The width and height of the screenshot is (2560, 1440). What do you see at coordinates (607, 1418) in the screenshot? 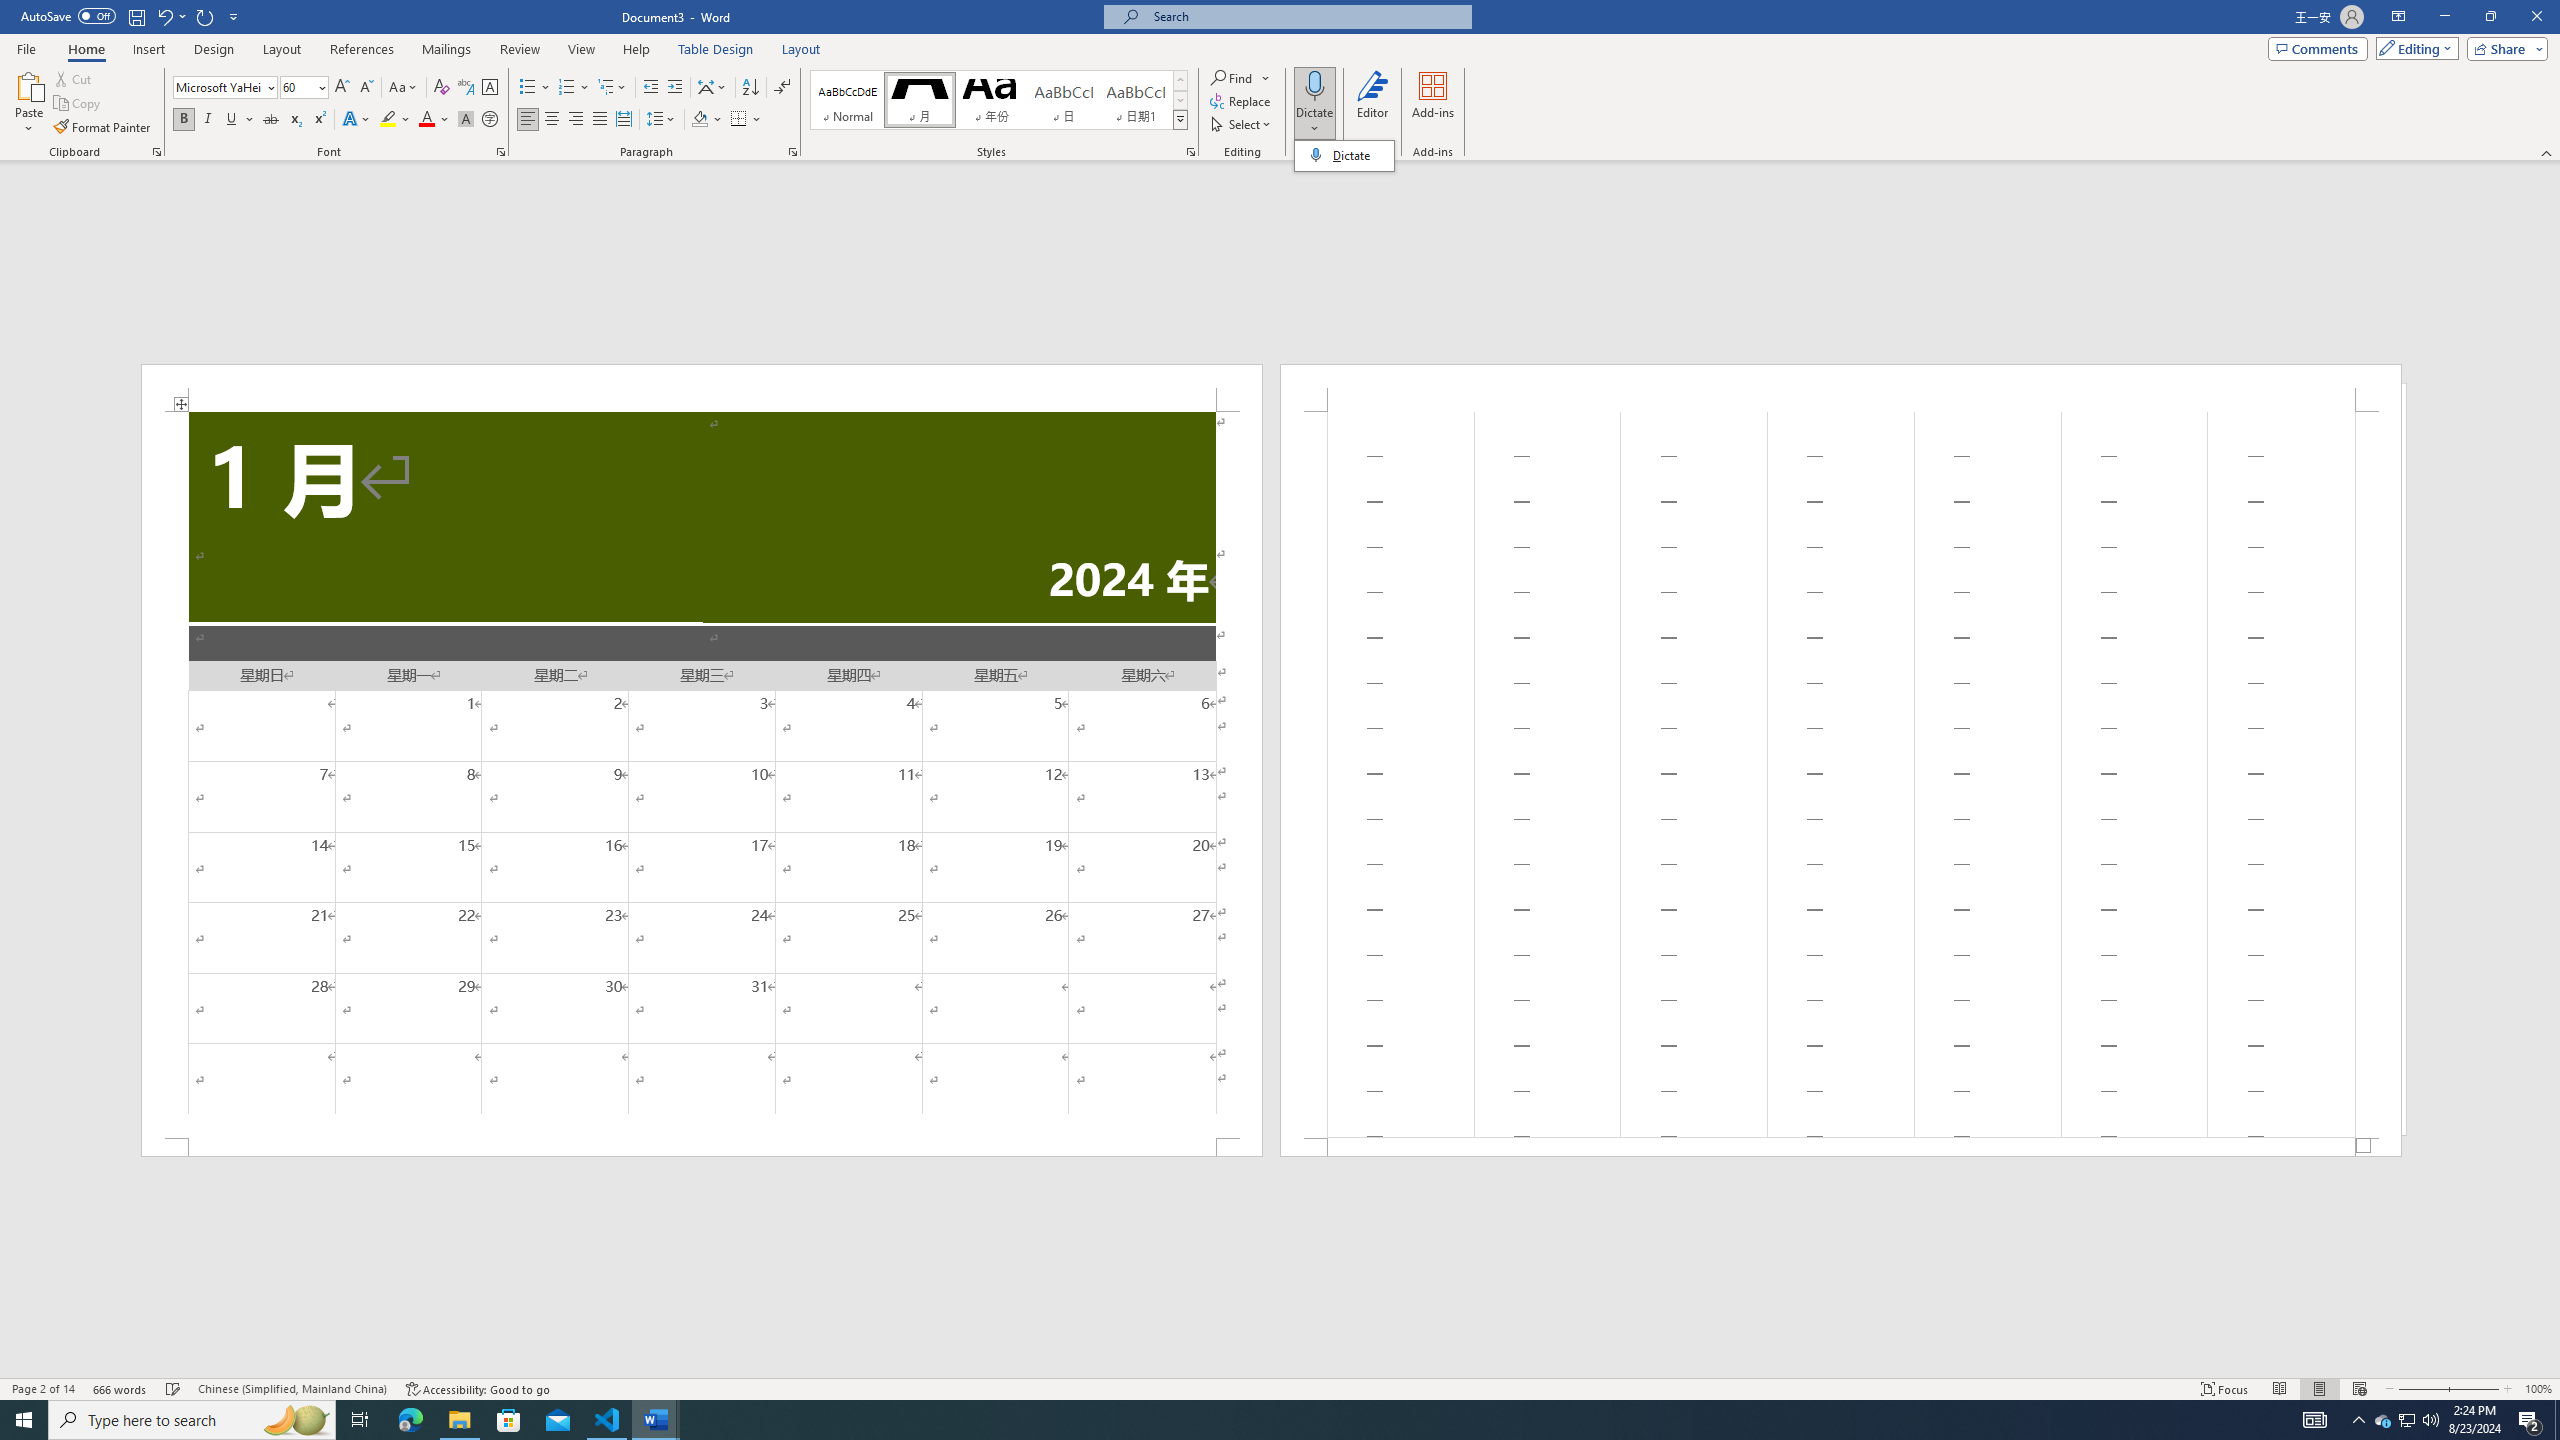
I see `'Visual Studio Code - 1 running window'` at bounding box center [607, 1418].